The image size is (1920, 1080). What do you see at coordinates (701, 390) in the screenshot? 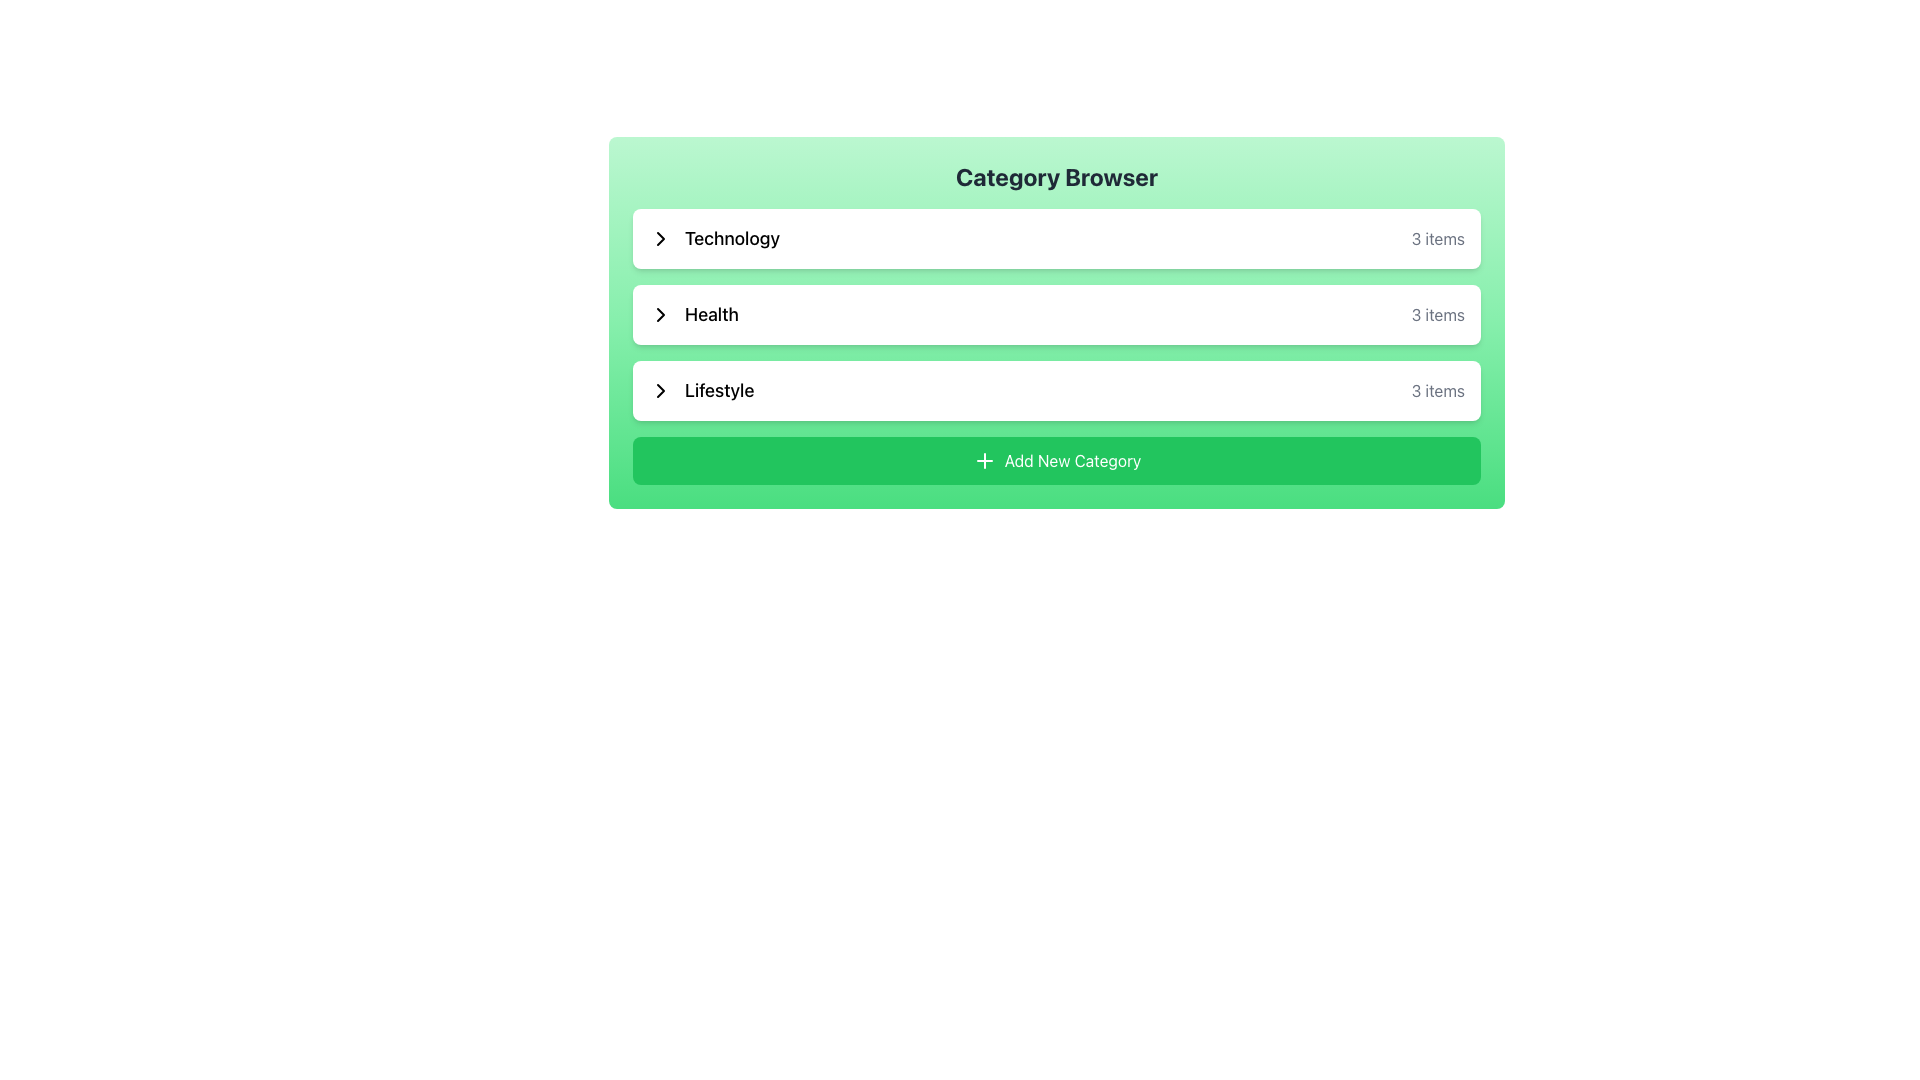
I see `text of the 'Lifestyle' label which is part of the clickable category item located in the lower section of the categories list` at bounding box center [701, 390].